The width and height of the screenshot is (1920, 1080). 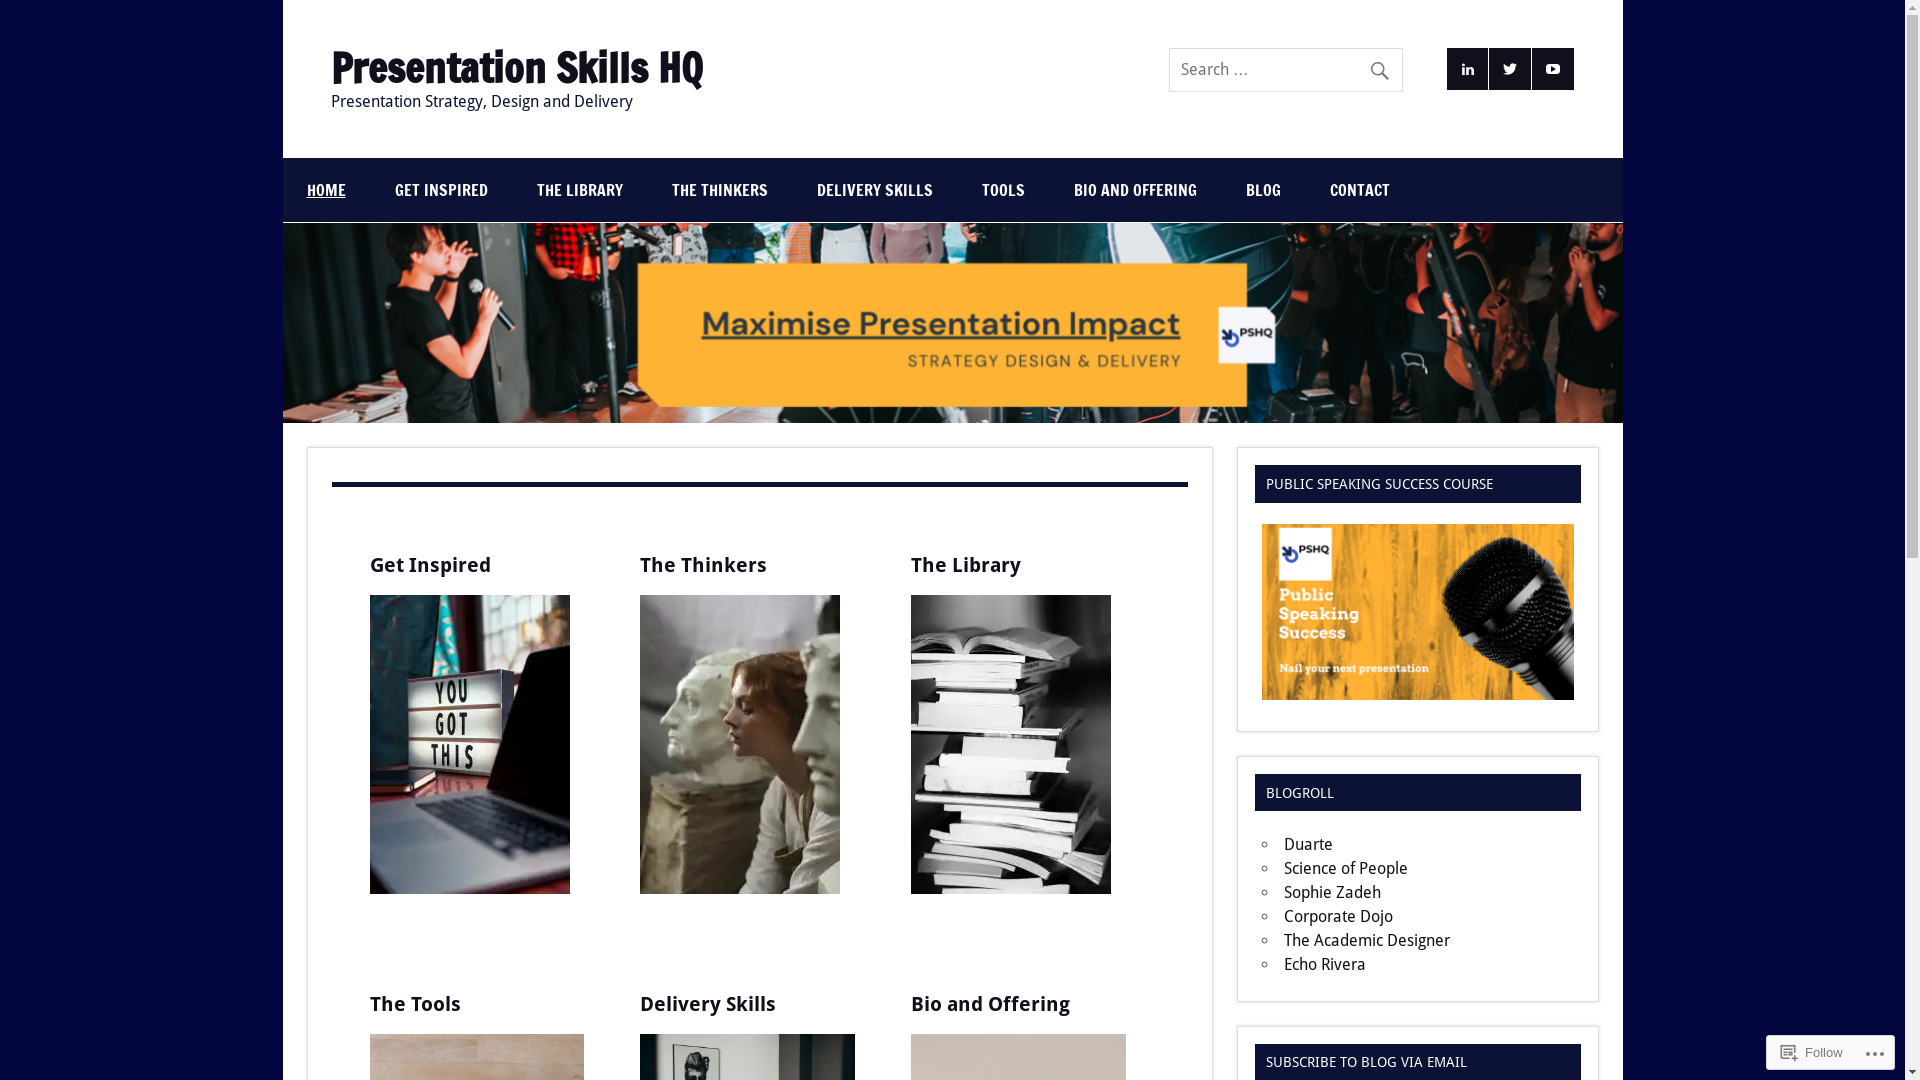 What do you see at coordinates (1366, 940) in the screenshot?
I see `'The Academic Designer'` at bounding box center [1366, 940].